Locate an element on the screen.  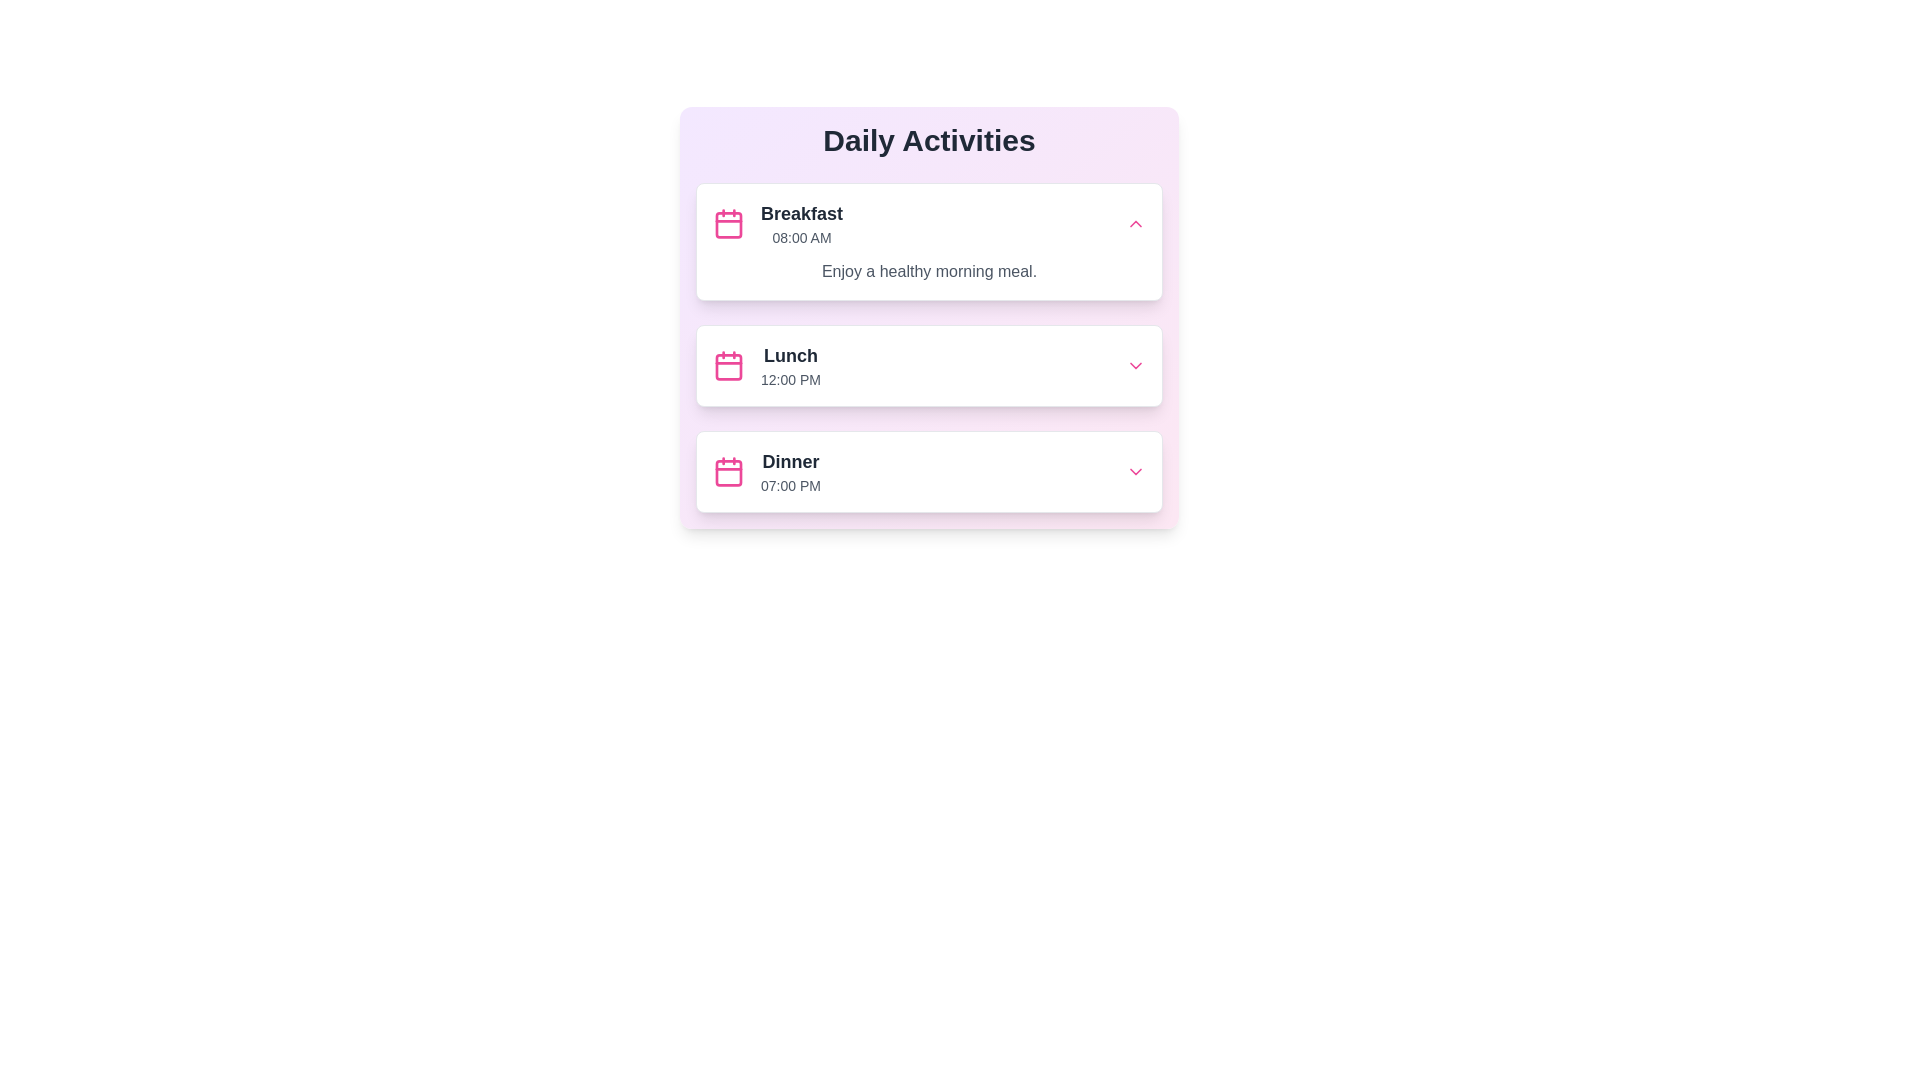
the Text Block displaying the title and time for a daily activity, located in the 'Daily Activities' panel, first row, to the right of the pink calendar icon is located at coordinates (801, 223).